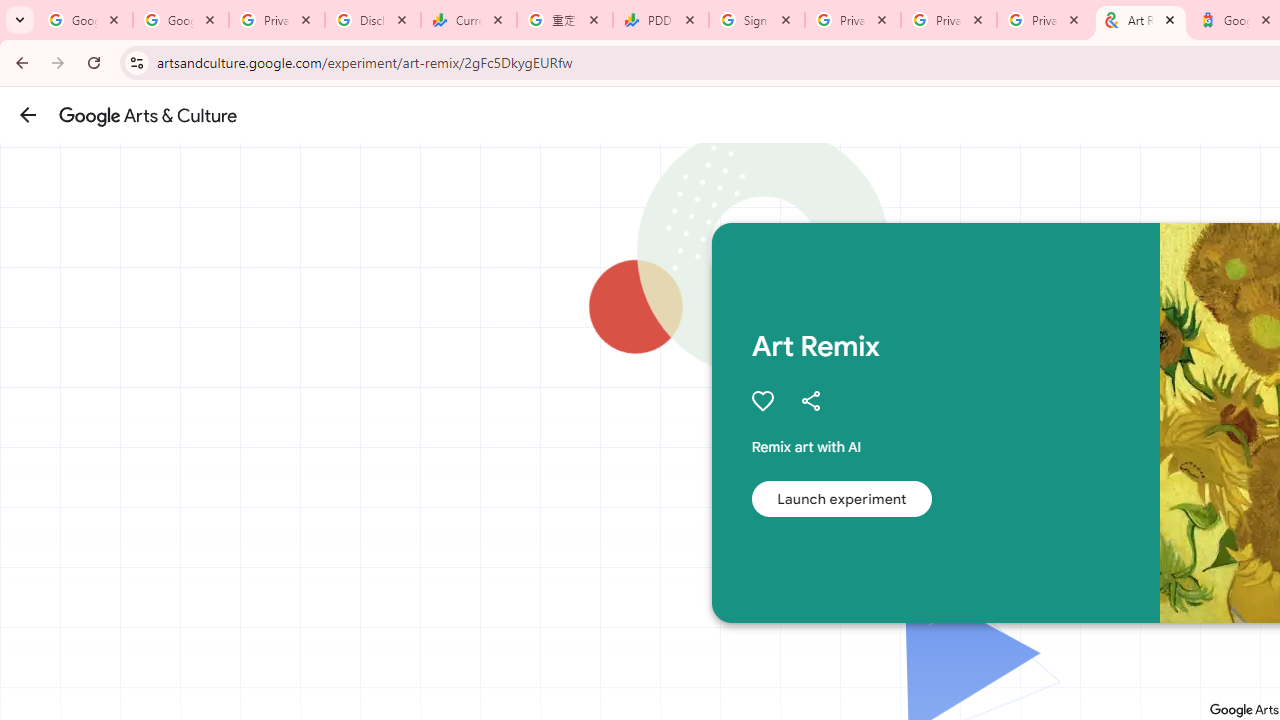  Describe the element at coordinates (468, 20) in the screenshot. I see `'Currencies - Google Finance'` at that location.